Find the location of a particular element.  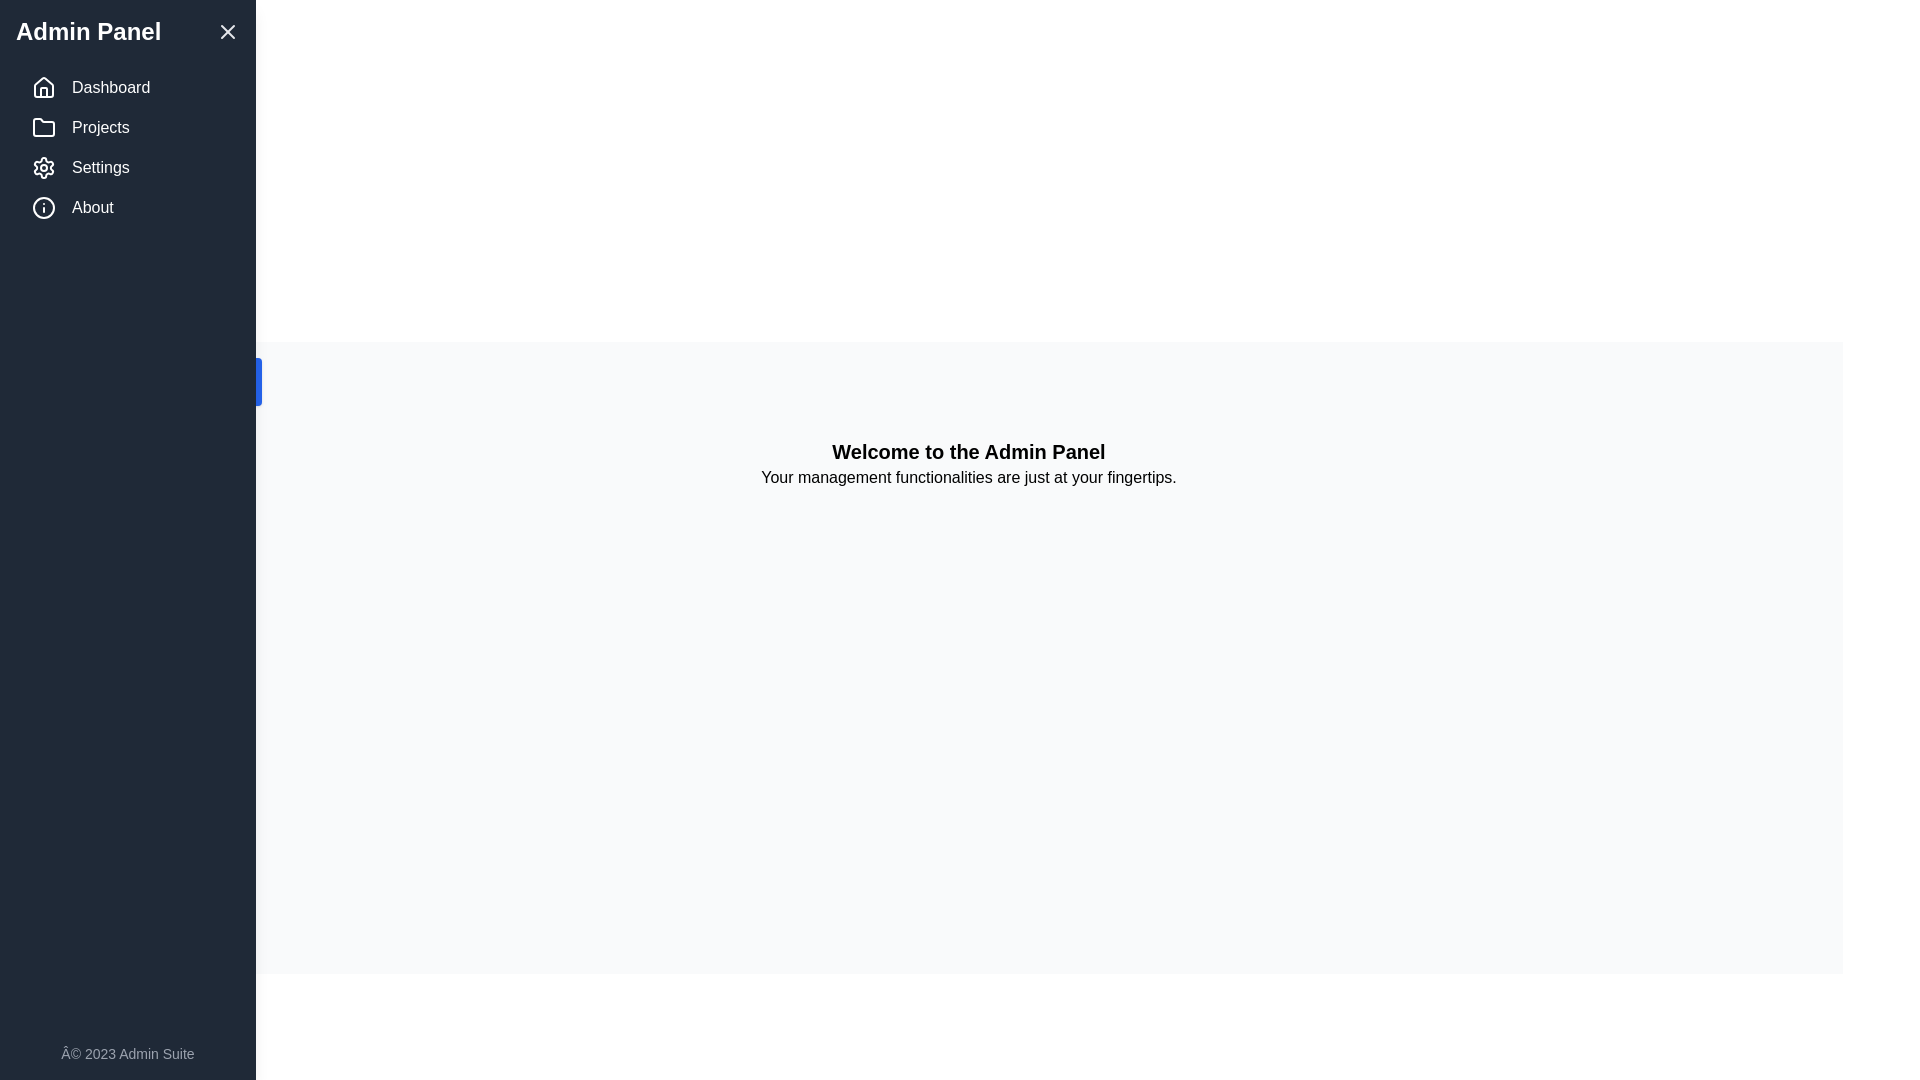

the static text element labeled 'Admin Panel' which is positioned at the top-left corner of the sidebar in bold large font is located at coordinates (87, 31).